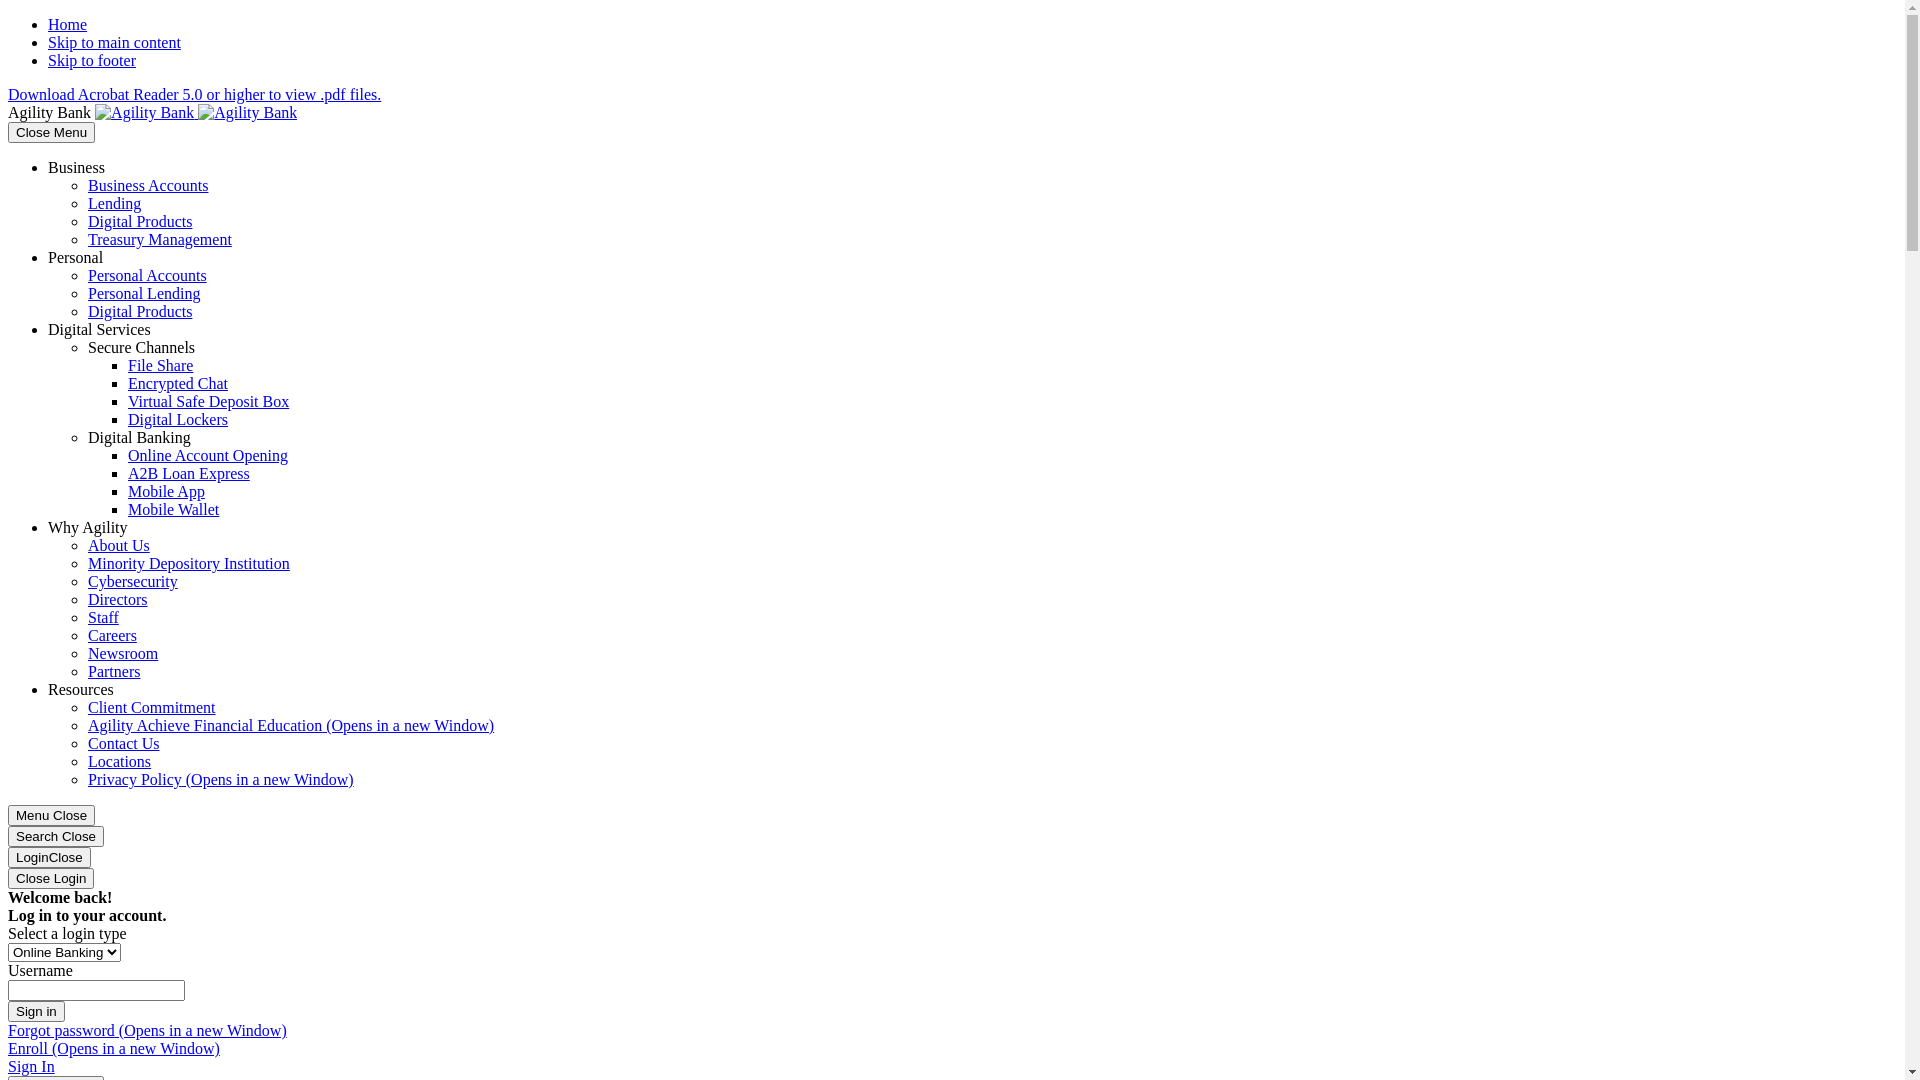 Image resolution: width=1920 pixels, height=1080 pixels. What do you see at coordinates (113, 1047) in the screenshot?
I see `'Enroll (Opens in a new Window)'` at bounding box center [113, 1047].